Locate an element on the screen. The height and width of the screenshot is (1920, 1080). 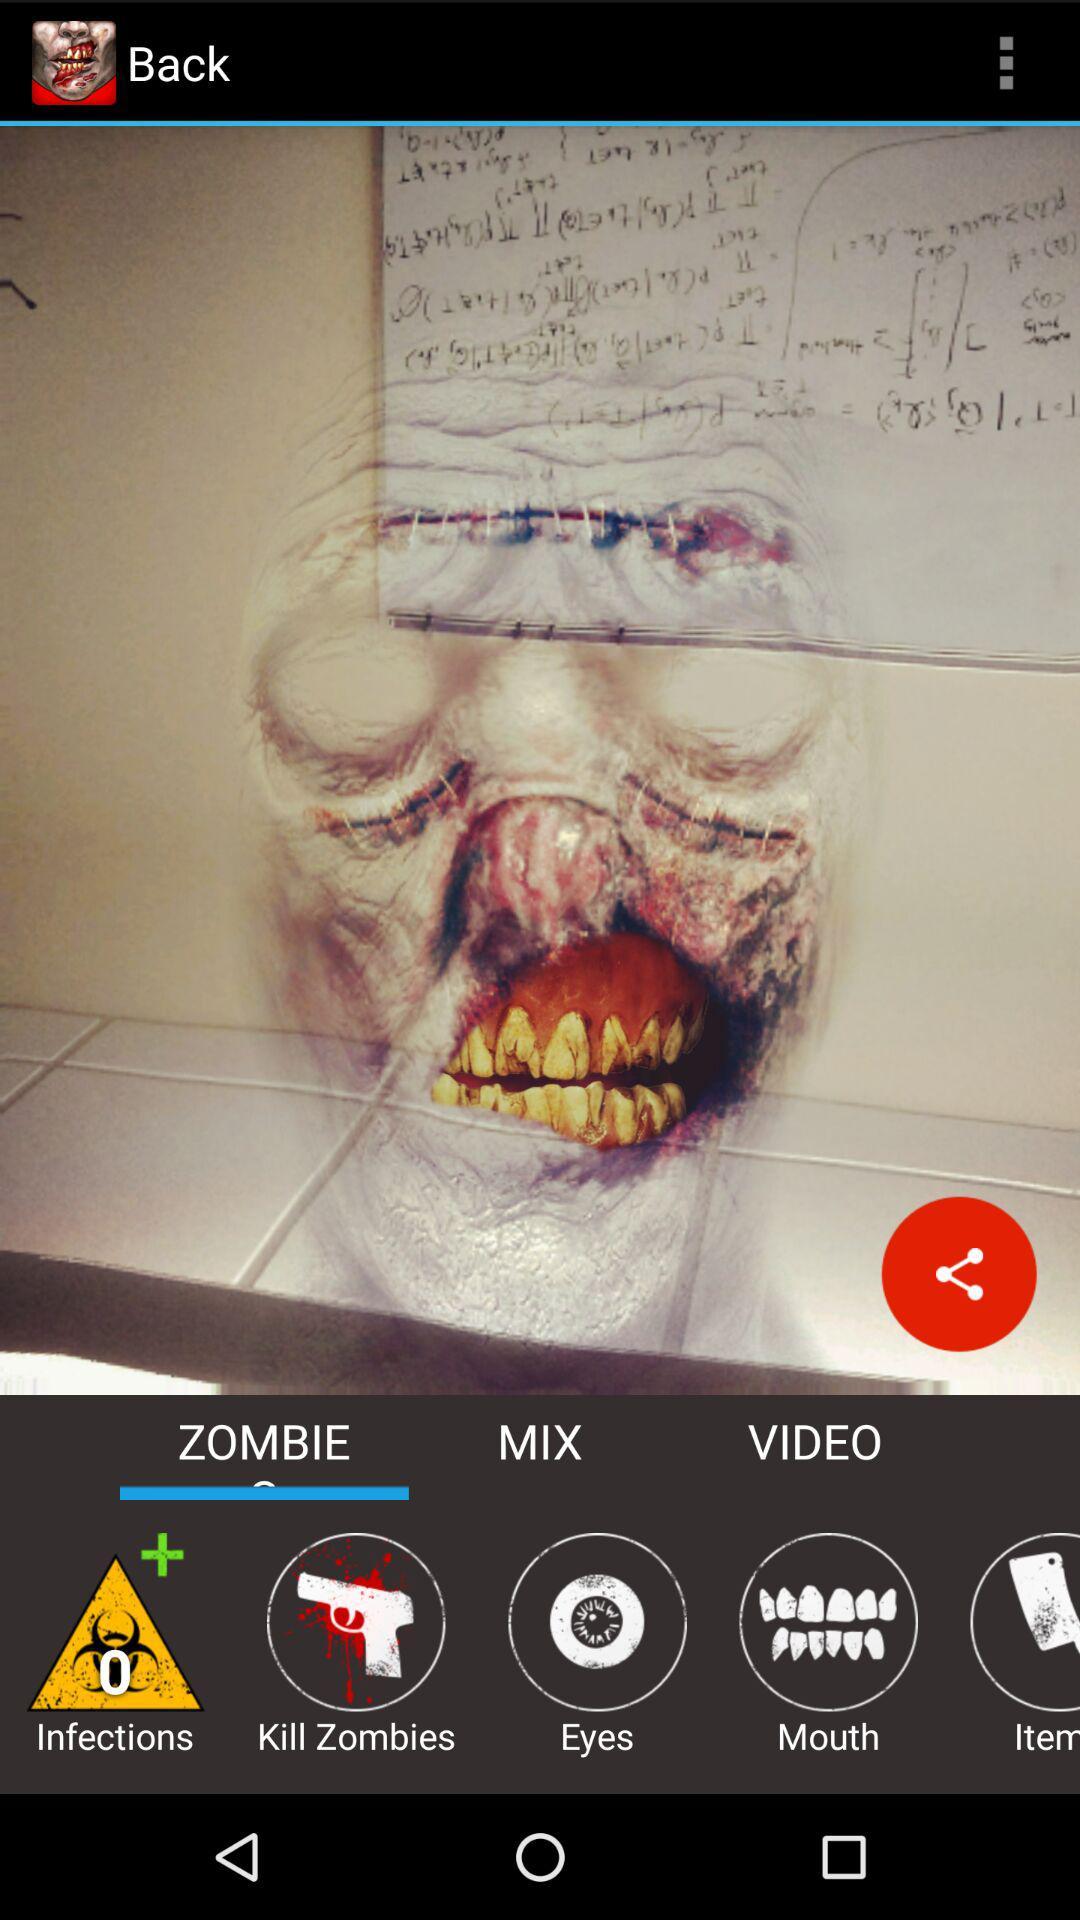
the share icon is located at coordinates (958, 1362).